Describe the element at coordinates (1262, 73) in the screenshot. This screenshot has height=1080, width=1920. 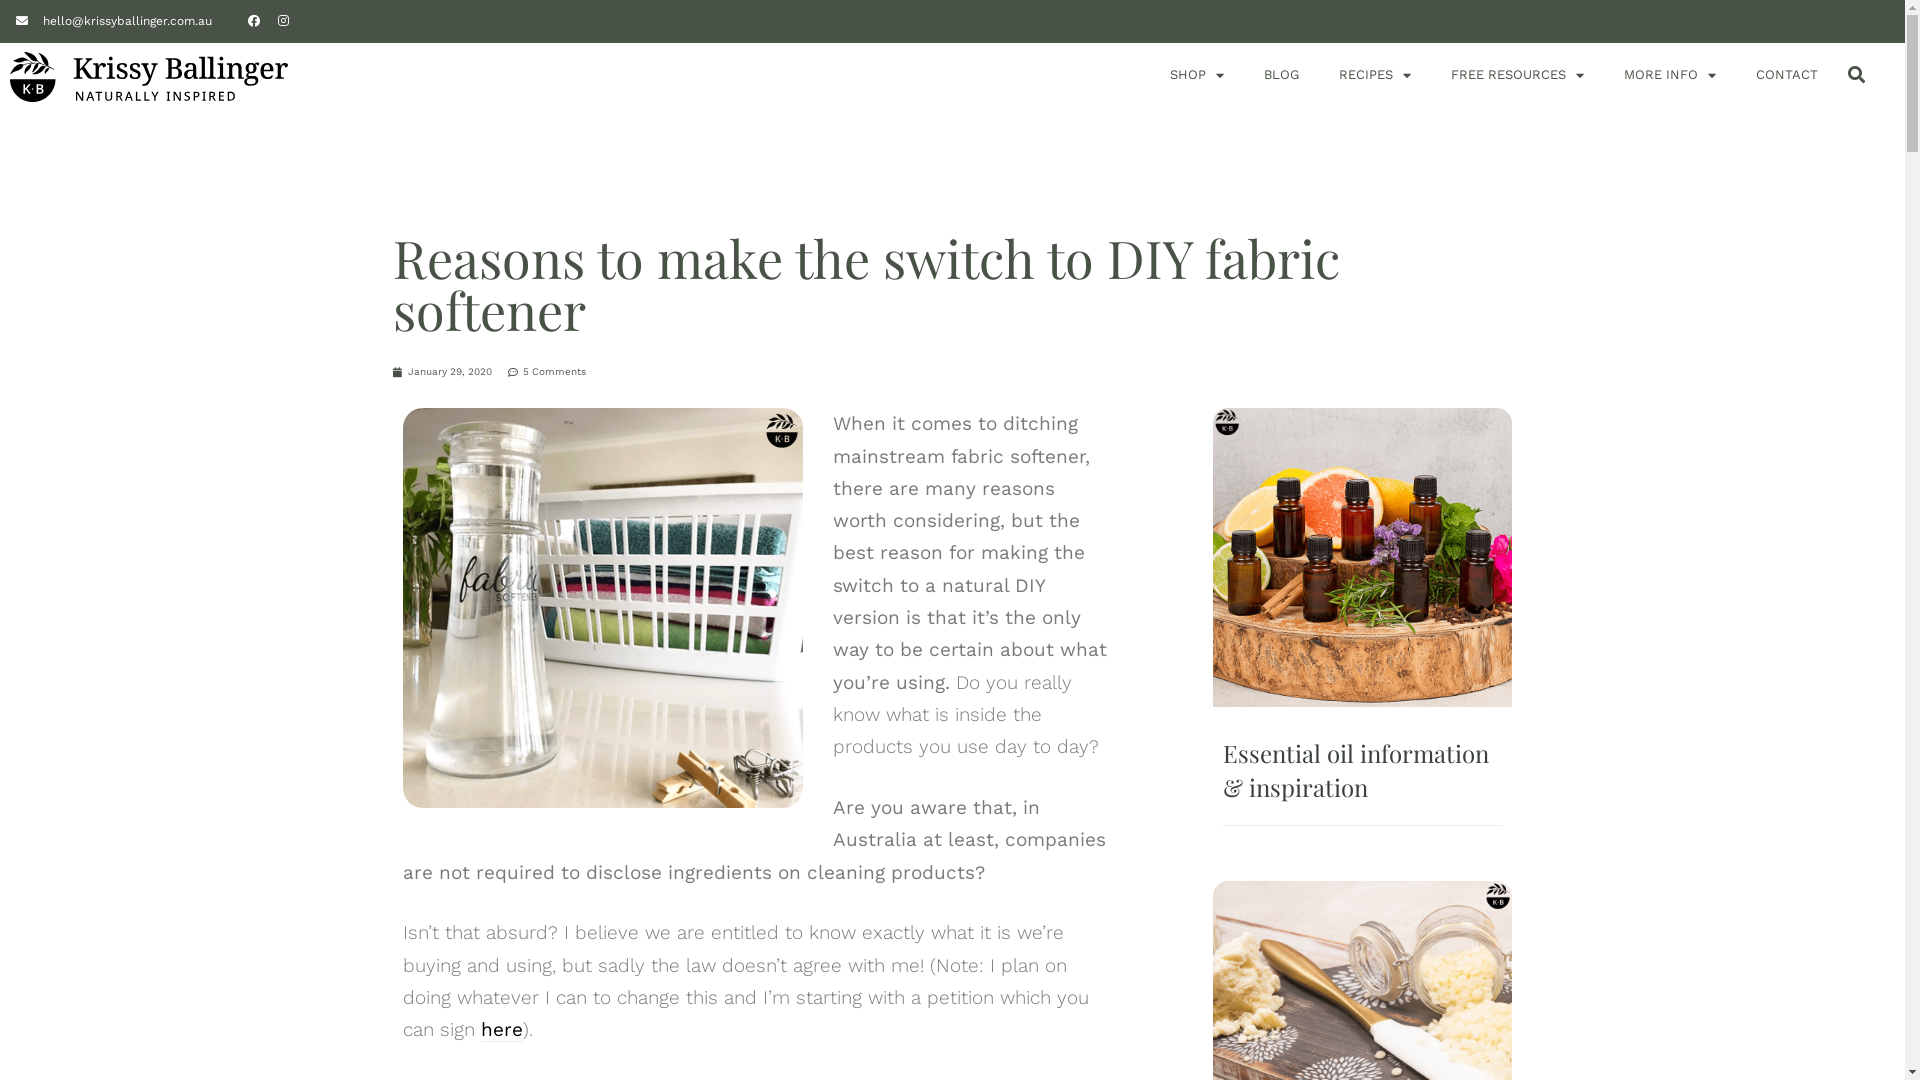
I see `'BLOG'` at that location.